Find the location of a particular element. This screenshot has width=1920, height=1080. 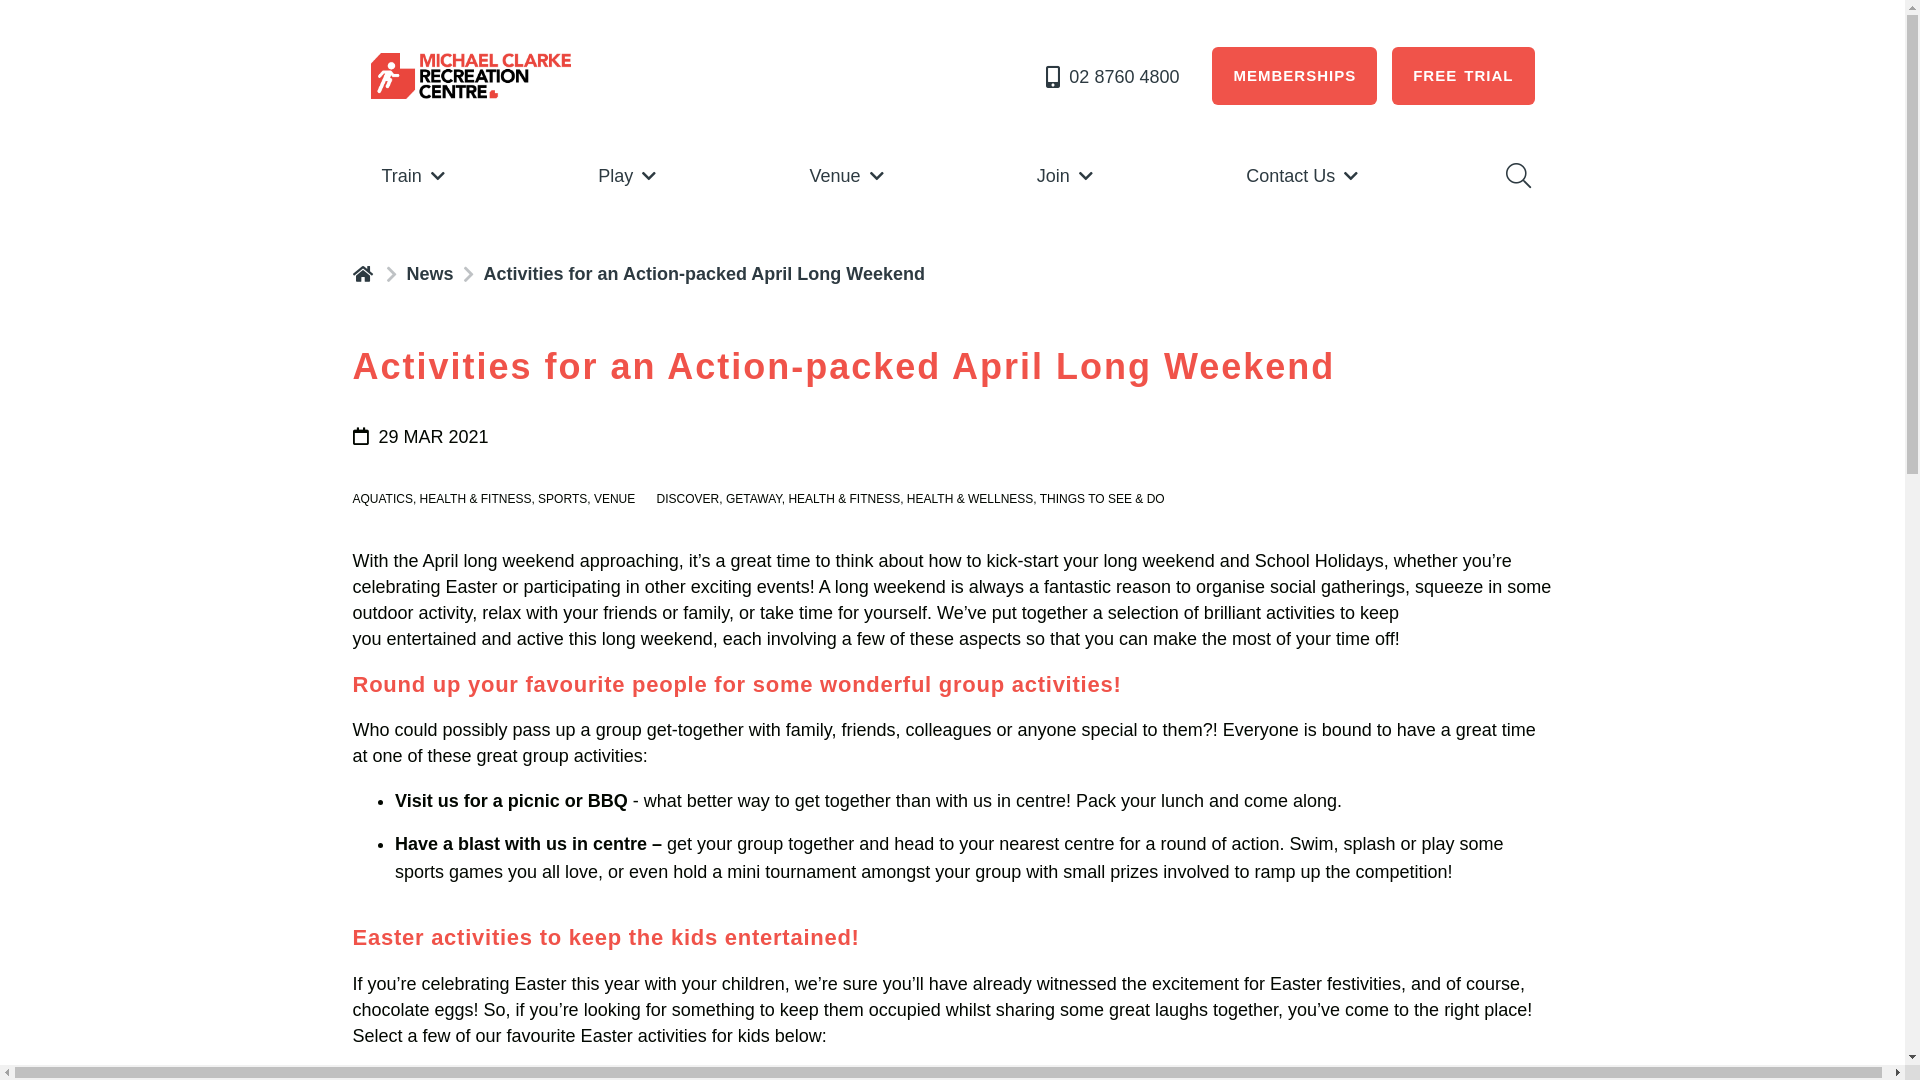

'FREE TRIAL' is located at coordinates (1463, 75).